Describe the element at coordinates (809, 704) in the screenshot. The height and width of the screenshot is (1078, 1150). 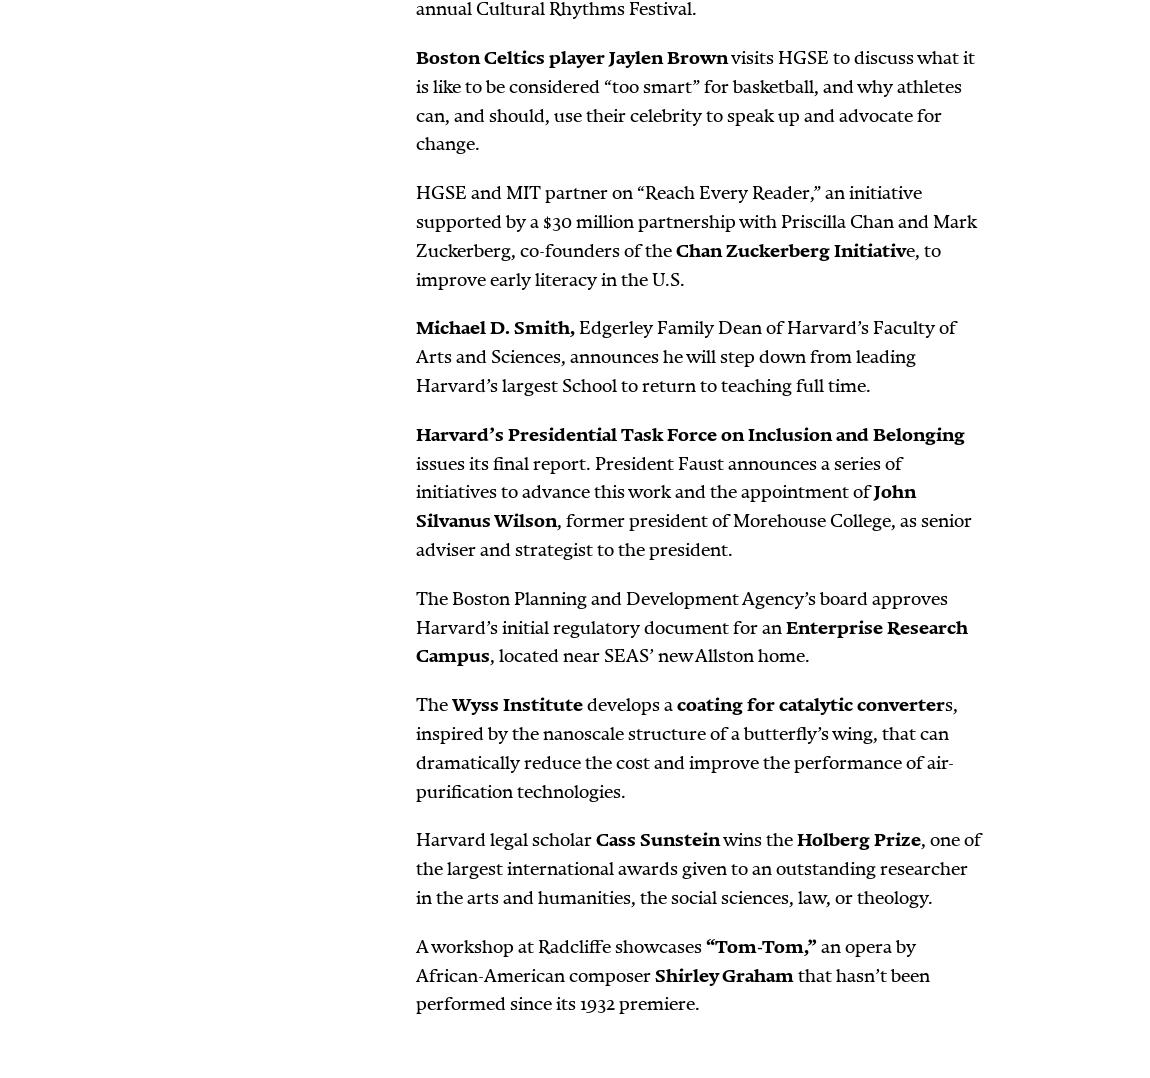
I see `'coating for catalytic converter'` at that location.